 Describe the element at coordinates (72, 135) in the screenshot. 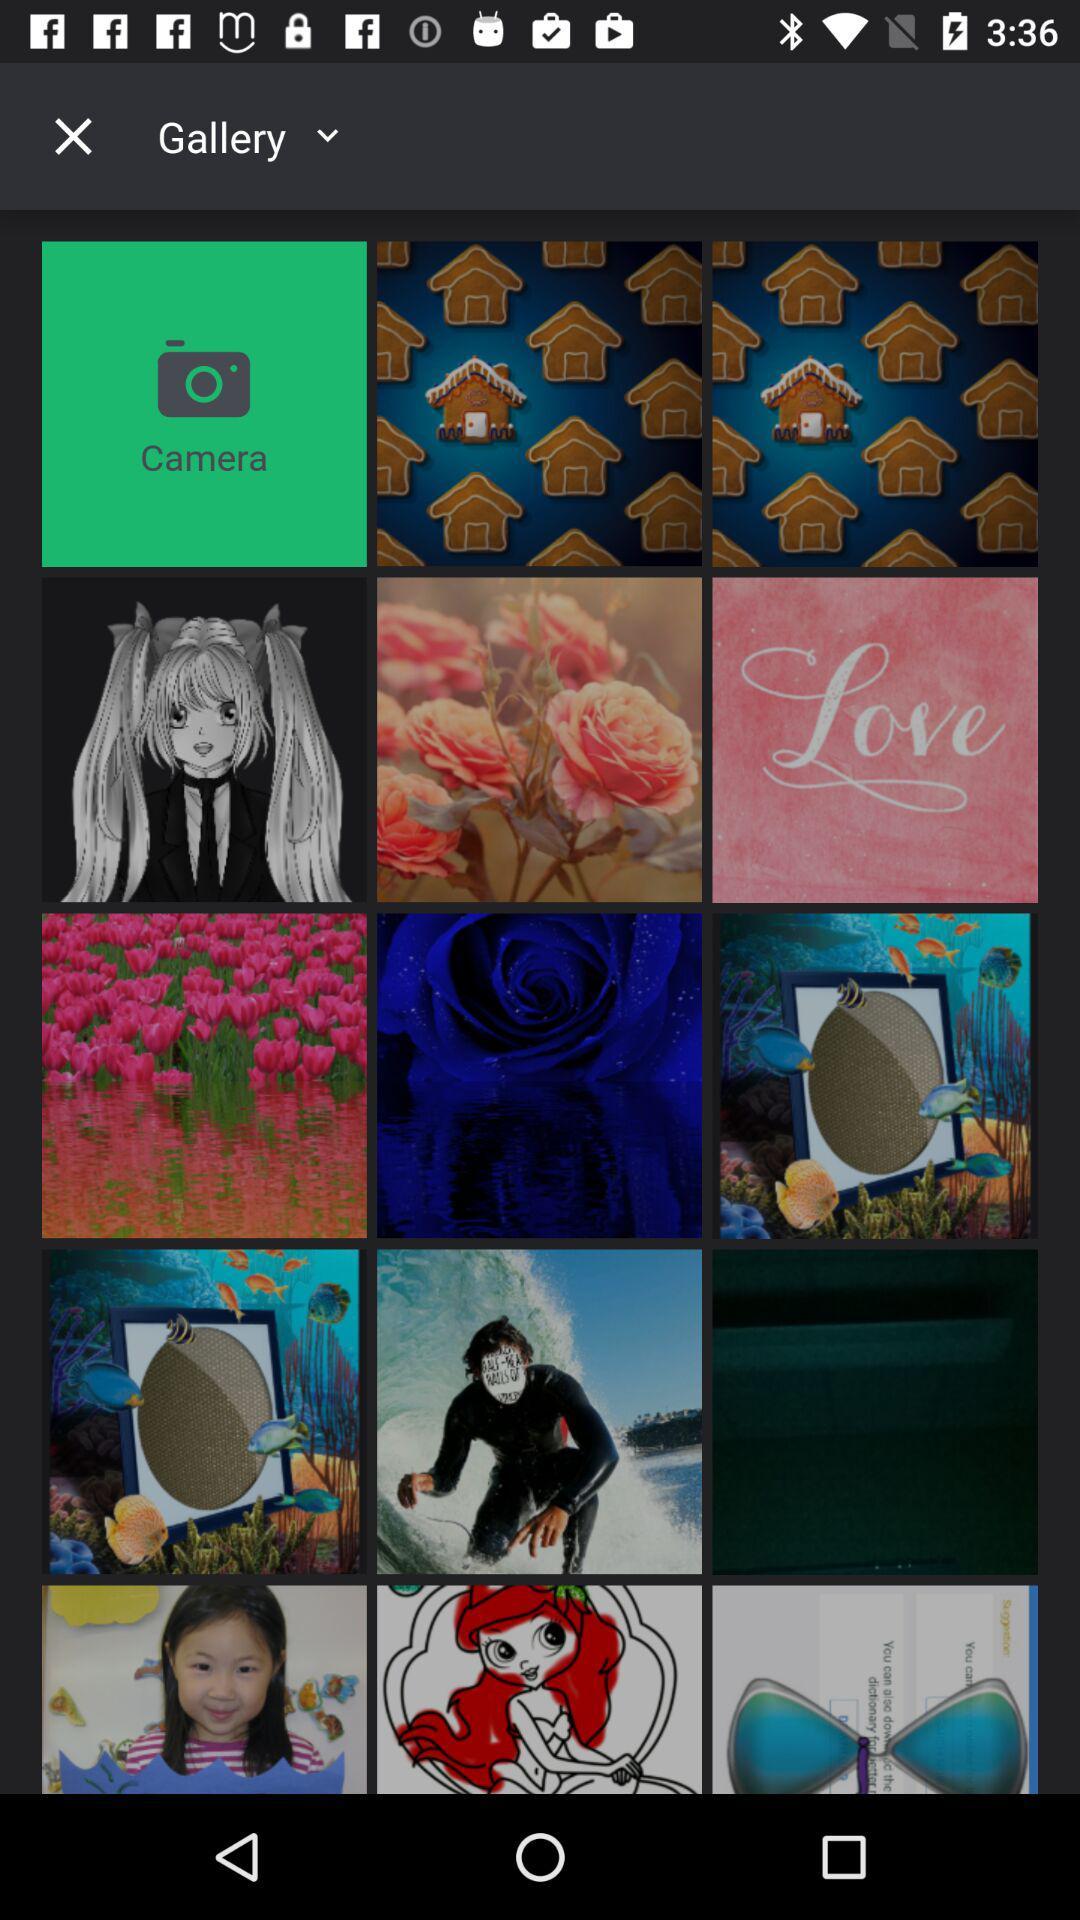

I see `the icon to the left of gallery item` at that location.